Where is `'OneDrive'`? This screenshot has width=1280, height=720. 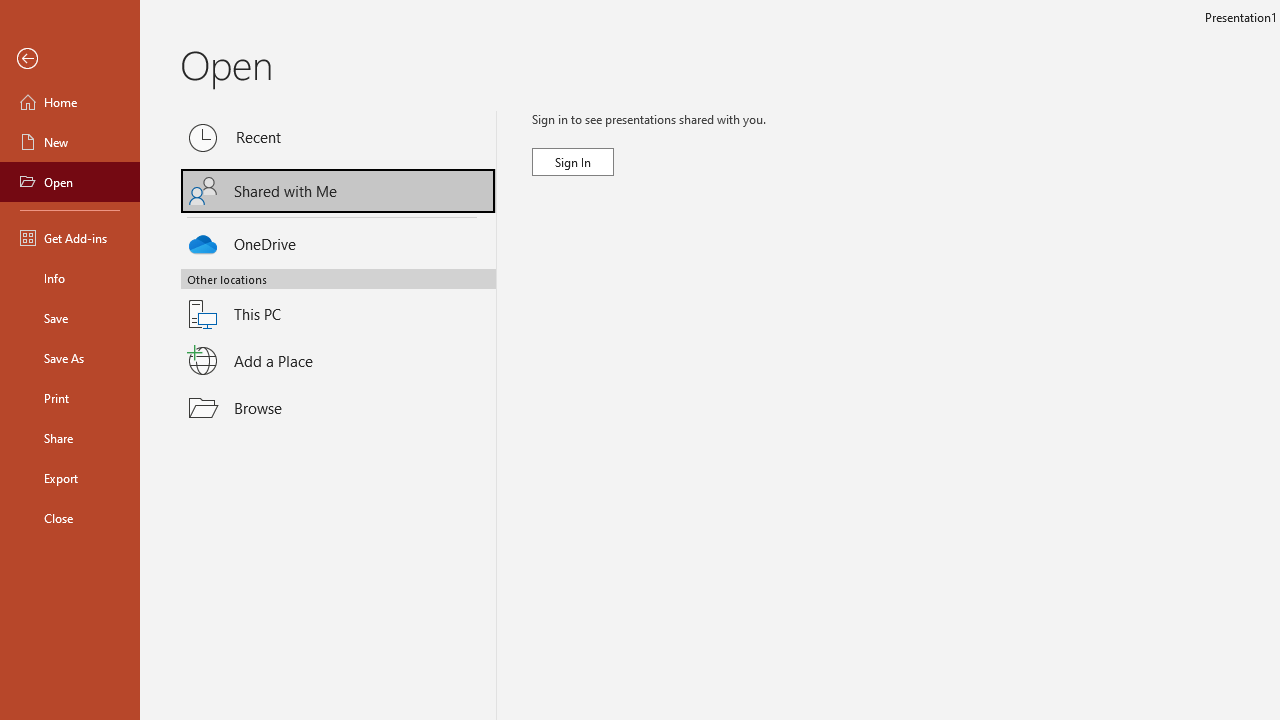
'OneDrive' is located at coordinates (338, 239).